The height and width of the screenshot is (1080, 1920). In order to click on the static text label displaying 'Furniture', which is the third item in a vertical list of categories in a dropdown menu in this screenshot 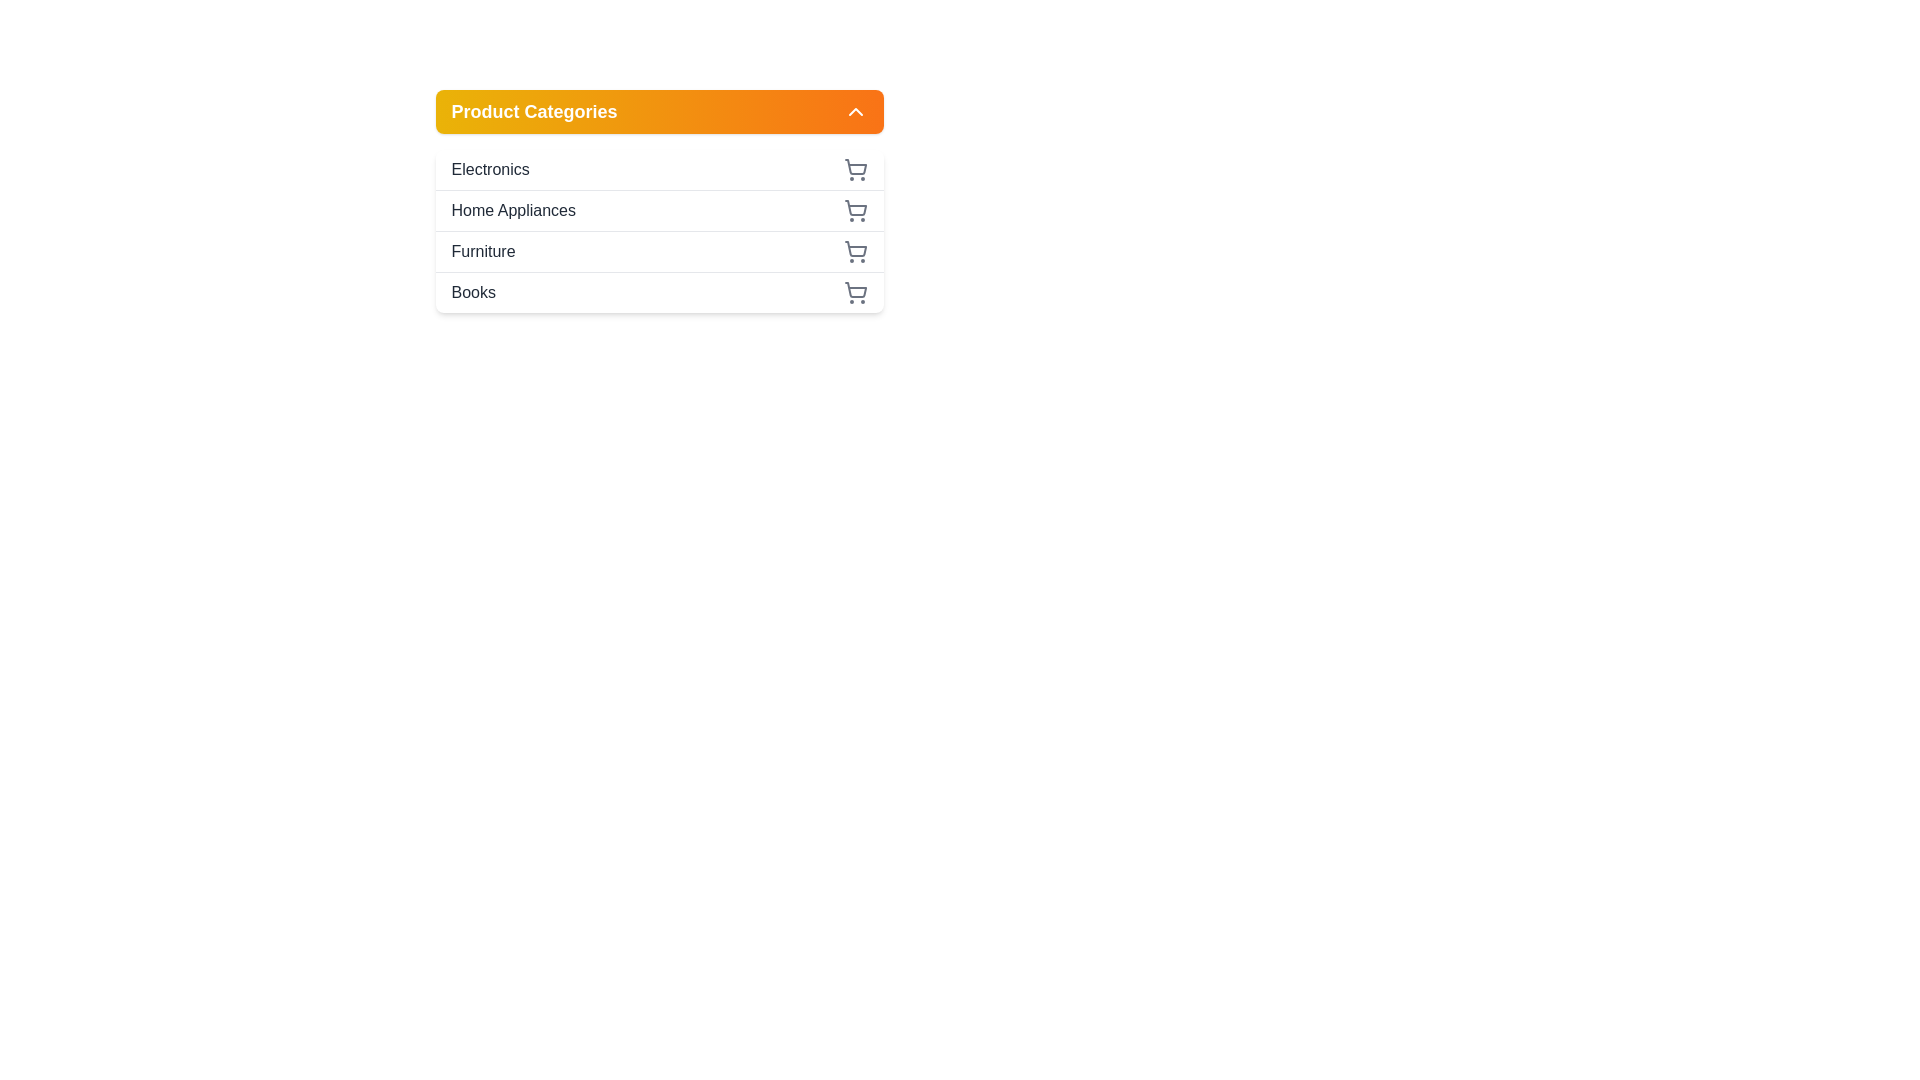, I will do `click(483, 250)`.